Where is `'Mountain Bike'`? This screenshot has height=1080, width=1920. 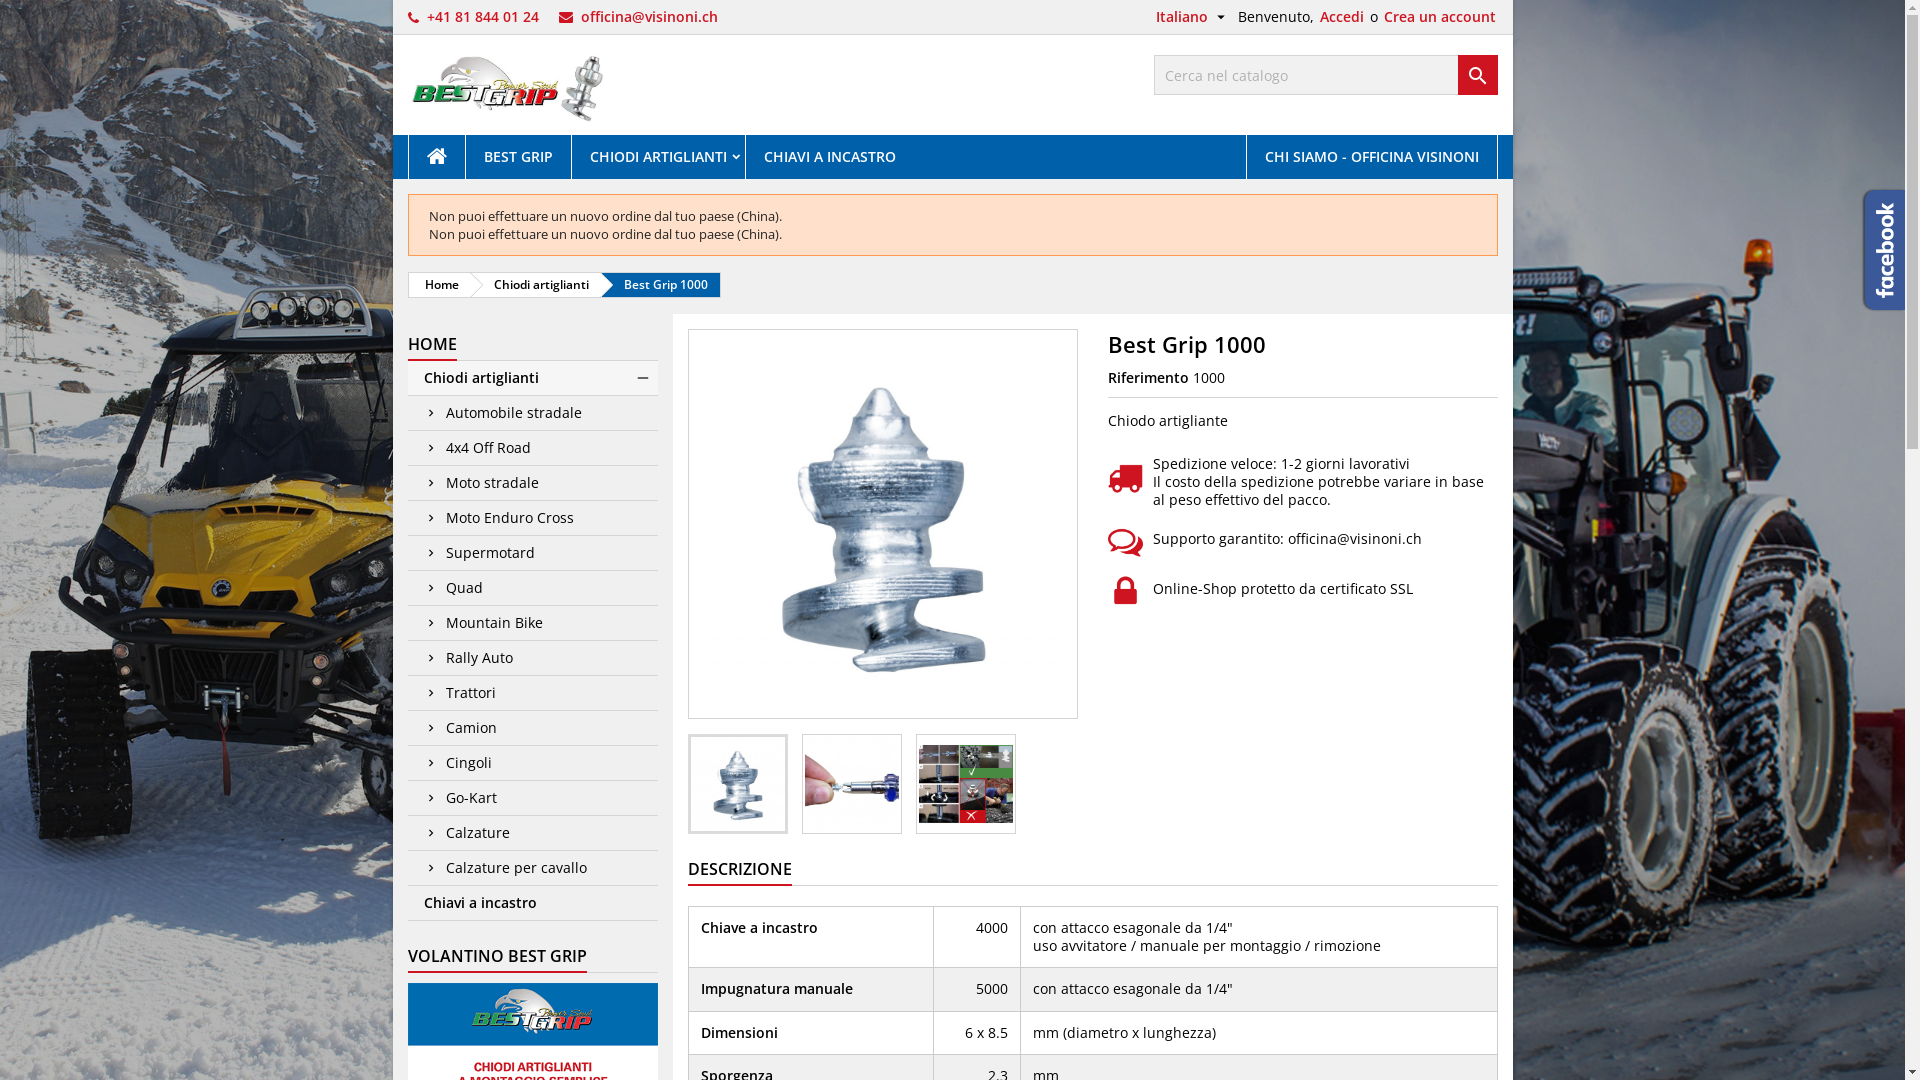
'Mountain Bike' is located at coordinates (532, 622).